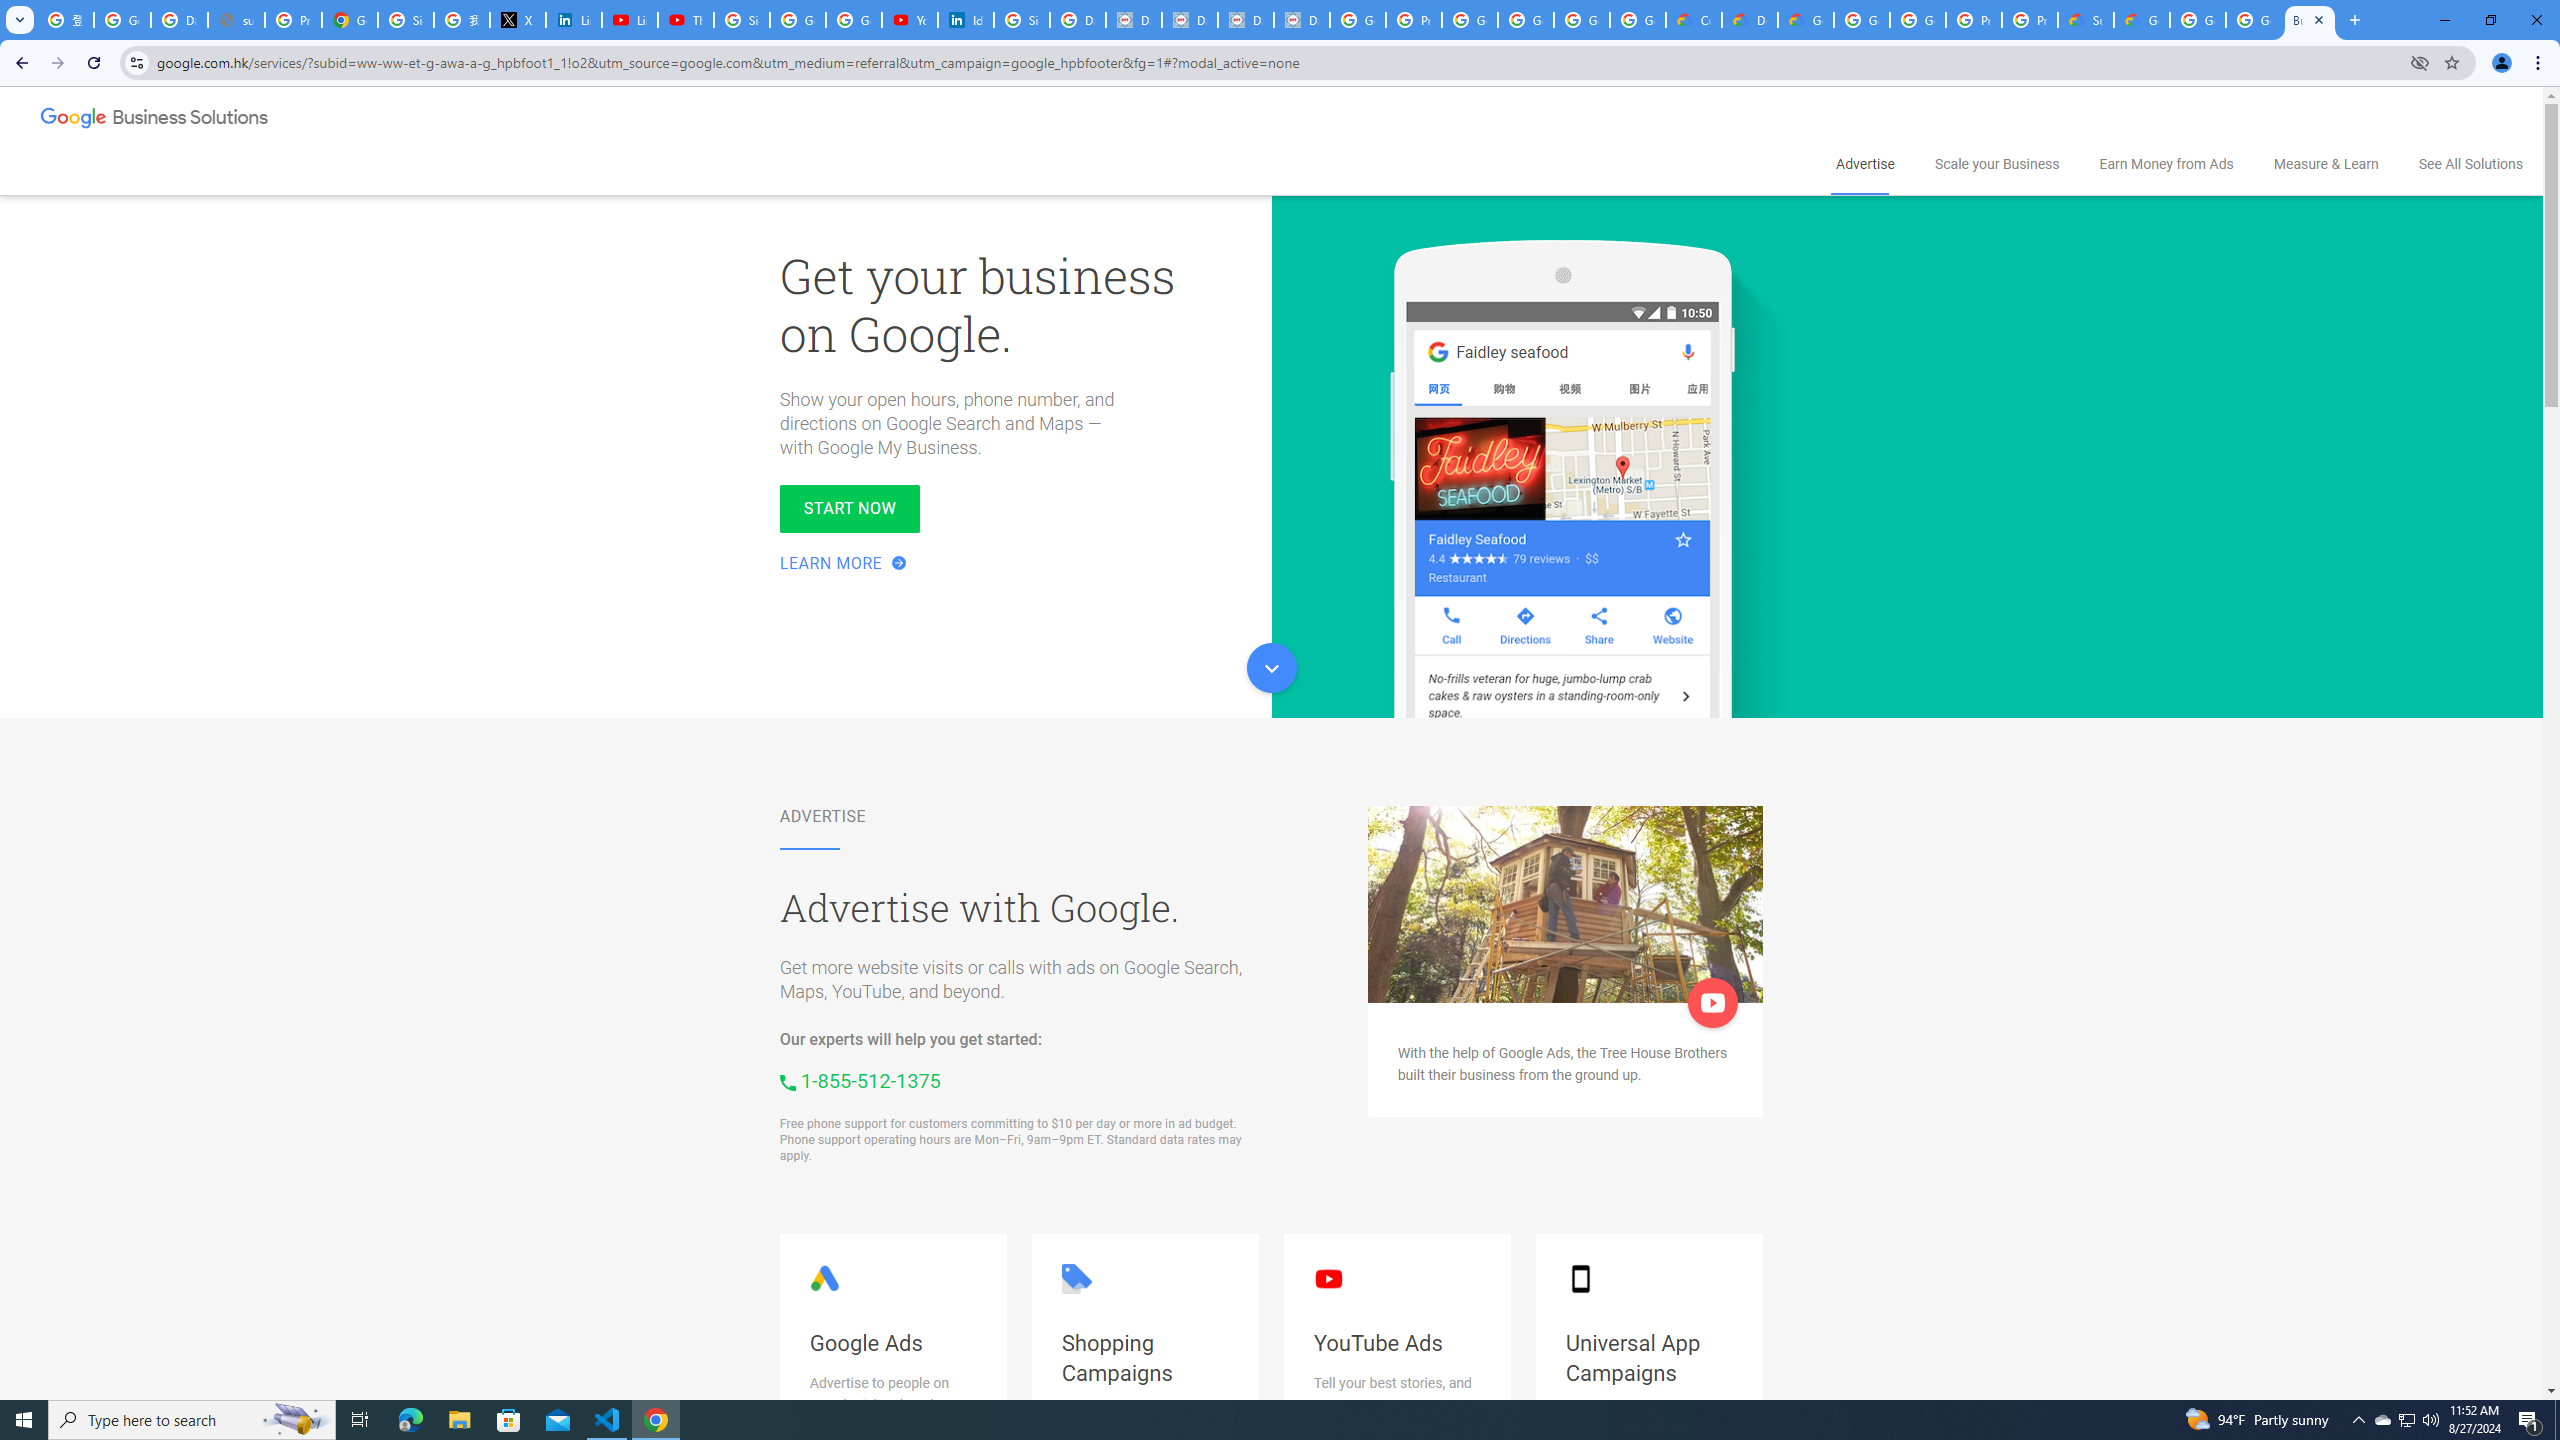  Describe the element at coordinates (1863, 164) in the screenshot. I see `'Advertise'` at that location.